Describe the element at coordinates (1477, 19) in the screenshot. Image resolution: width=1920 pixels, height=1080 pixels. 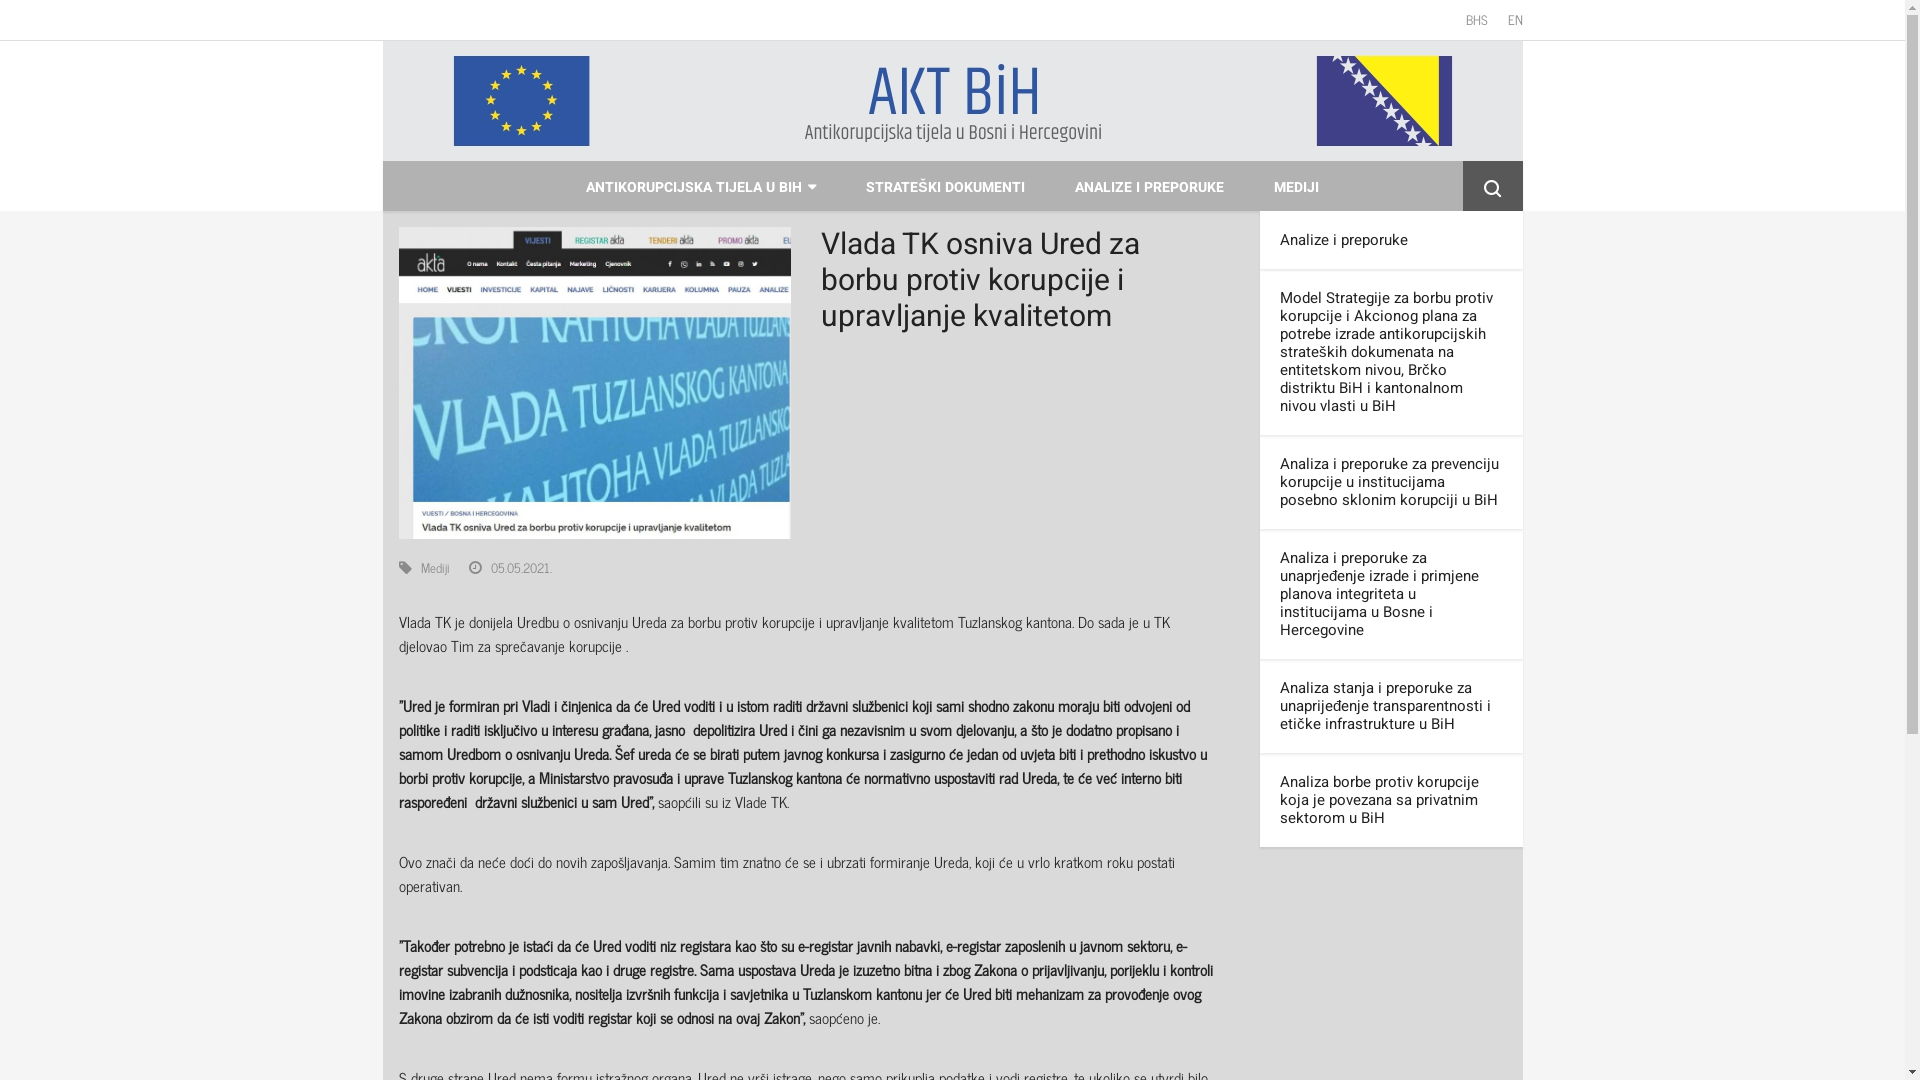
I see `'BHS'` at that location.